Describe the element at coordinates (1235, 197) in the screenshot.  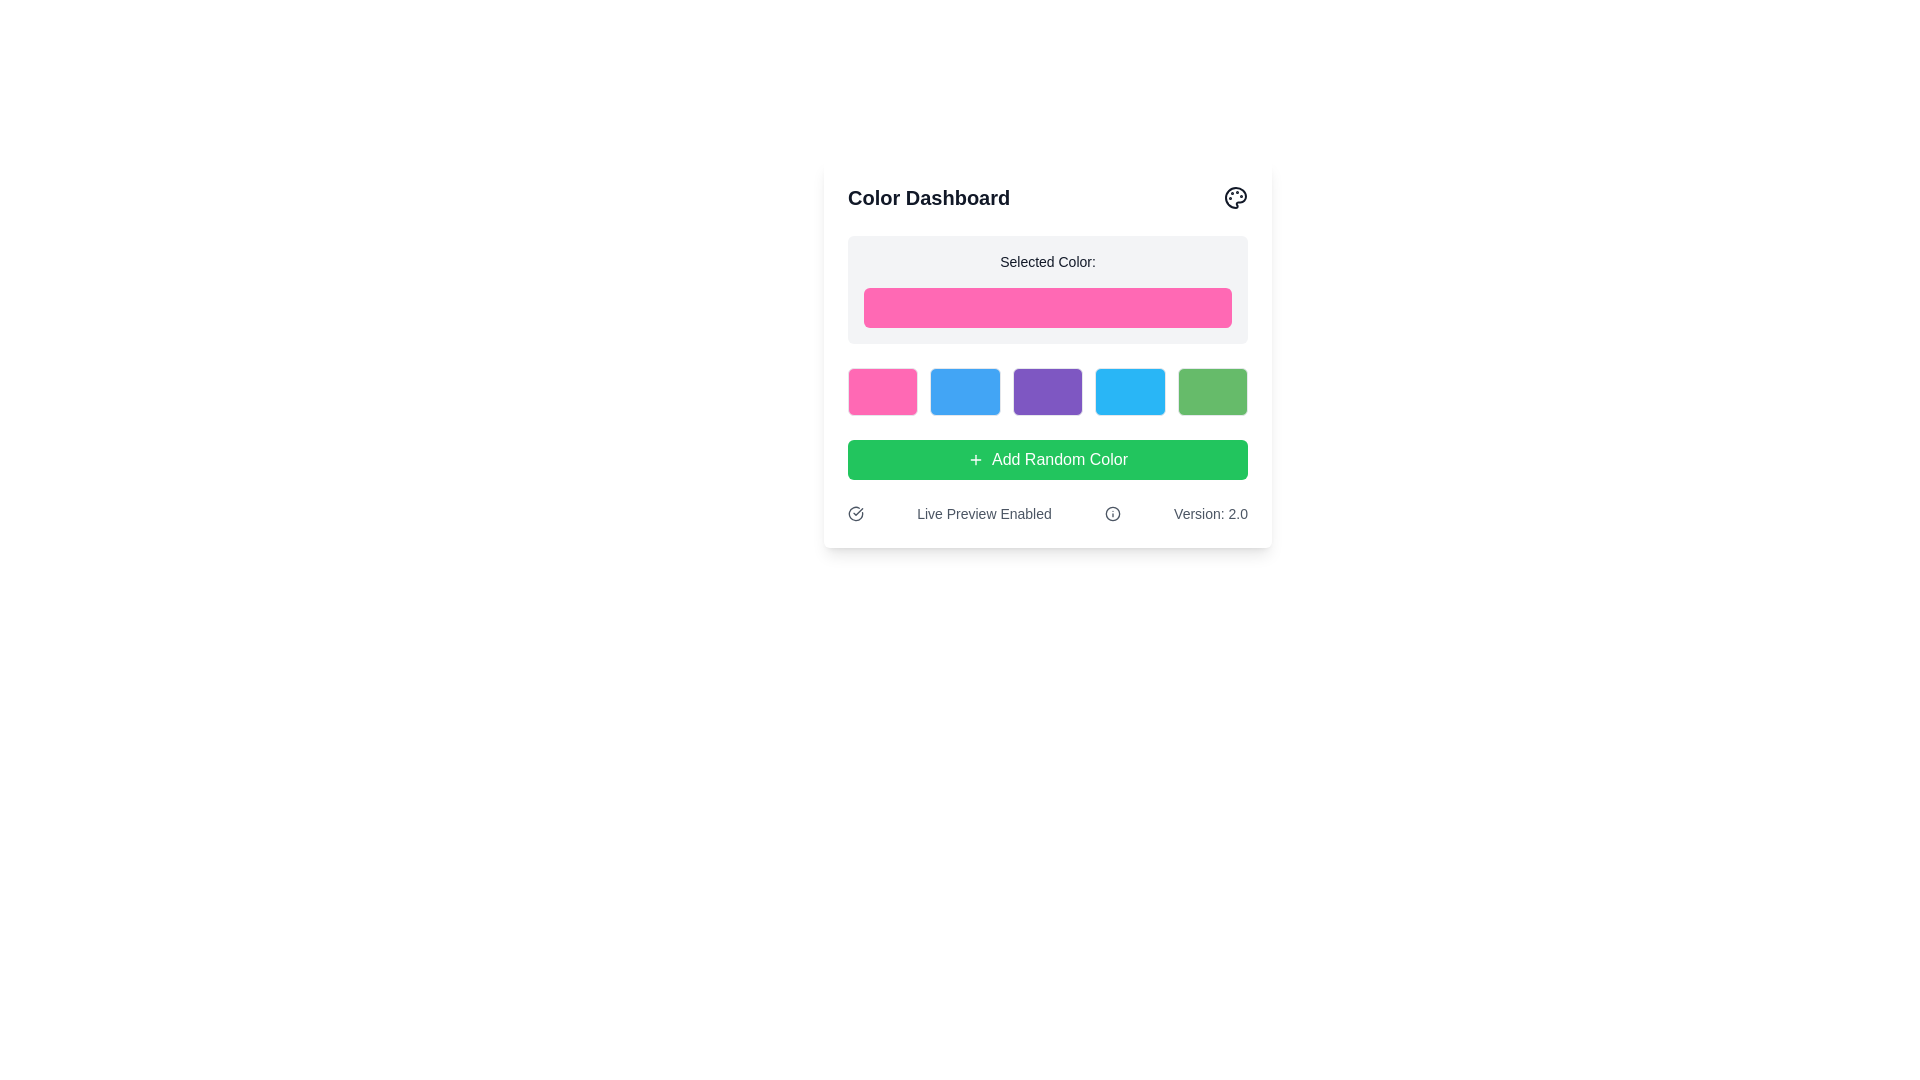
I see `the color palette icon located at the top-right corner of the 'Color Dashboard' card interface` at that location.